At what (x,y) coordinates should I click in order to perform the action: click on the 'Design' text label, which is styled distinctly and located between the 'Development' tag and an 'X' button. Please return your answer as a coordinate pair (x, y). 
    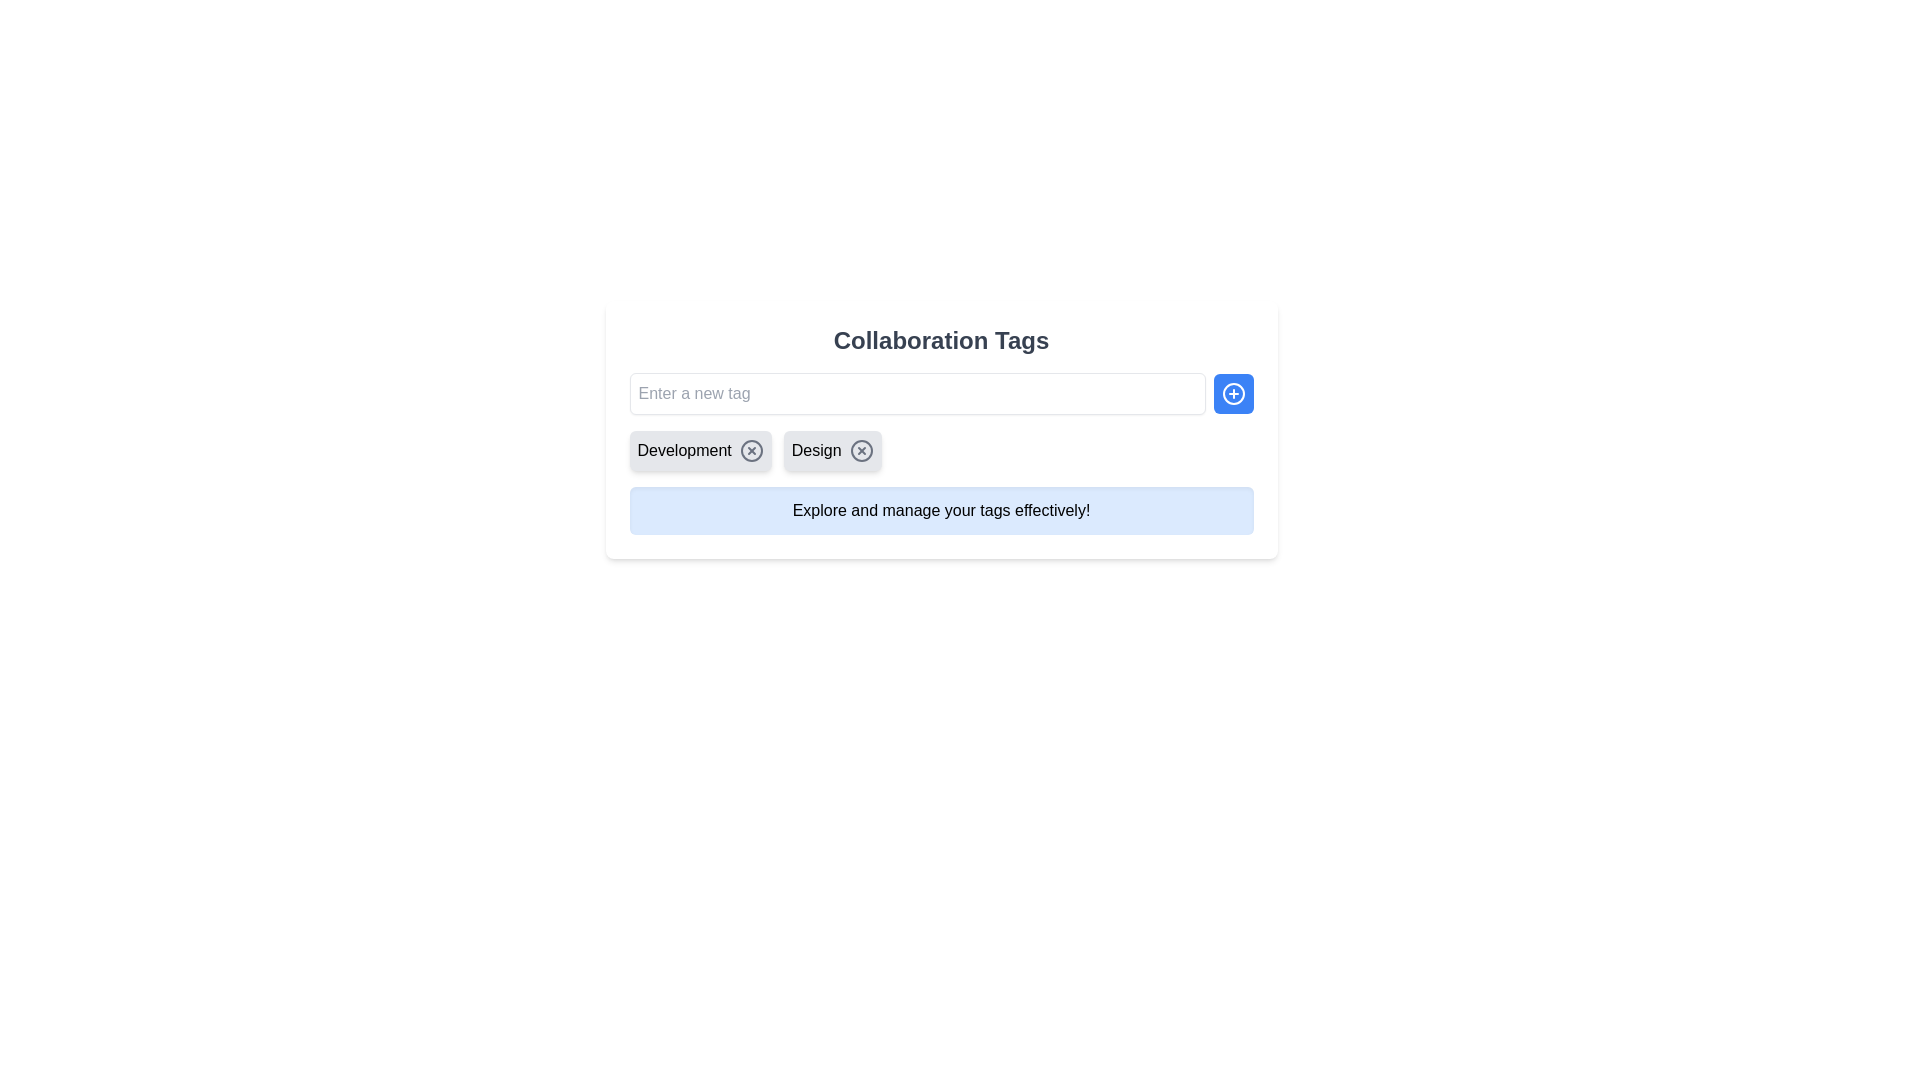
    Looking at the image, I should click on (816, 451).